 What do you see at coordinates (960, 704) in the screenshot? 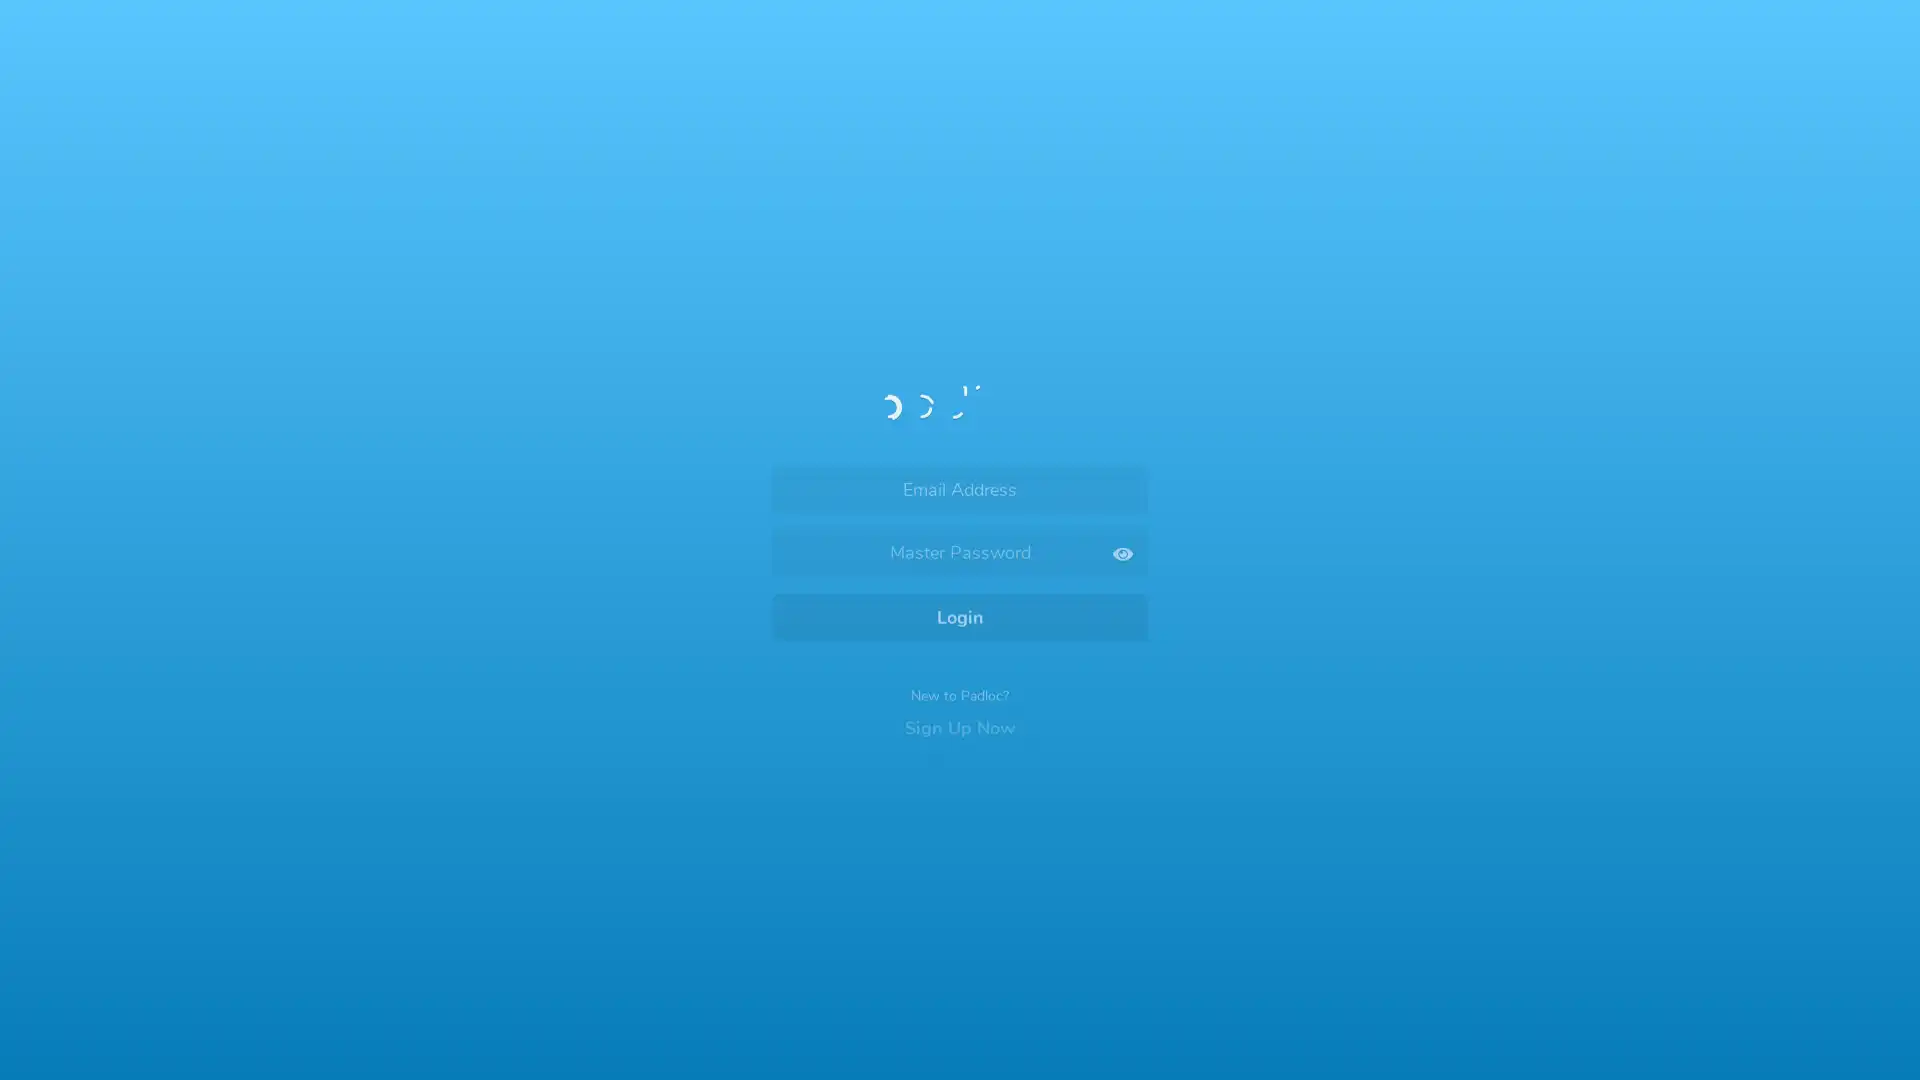
I see `Sign Up Now` at bounding box center [960, 704].